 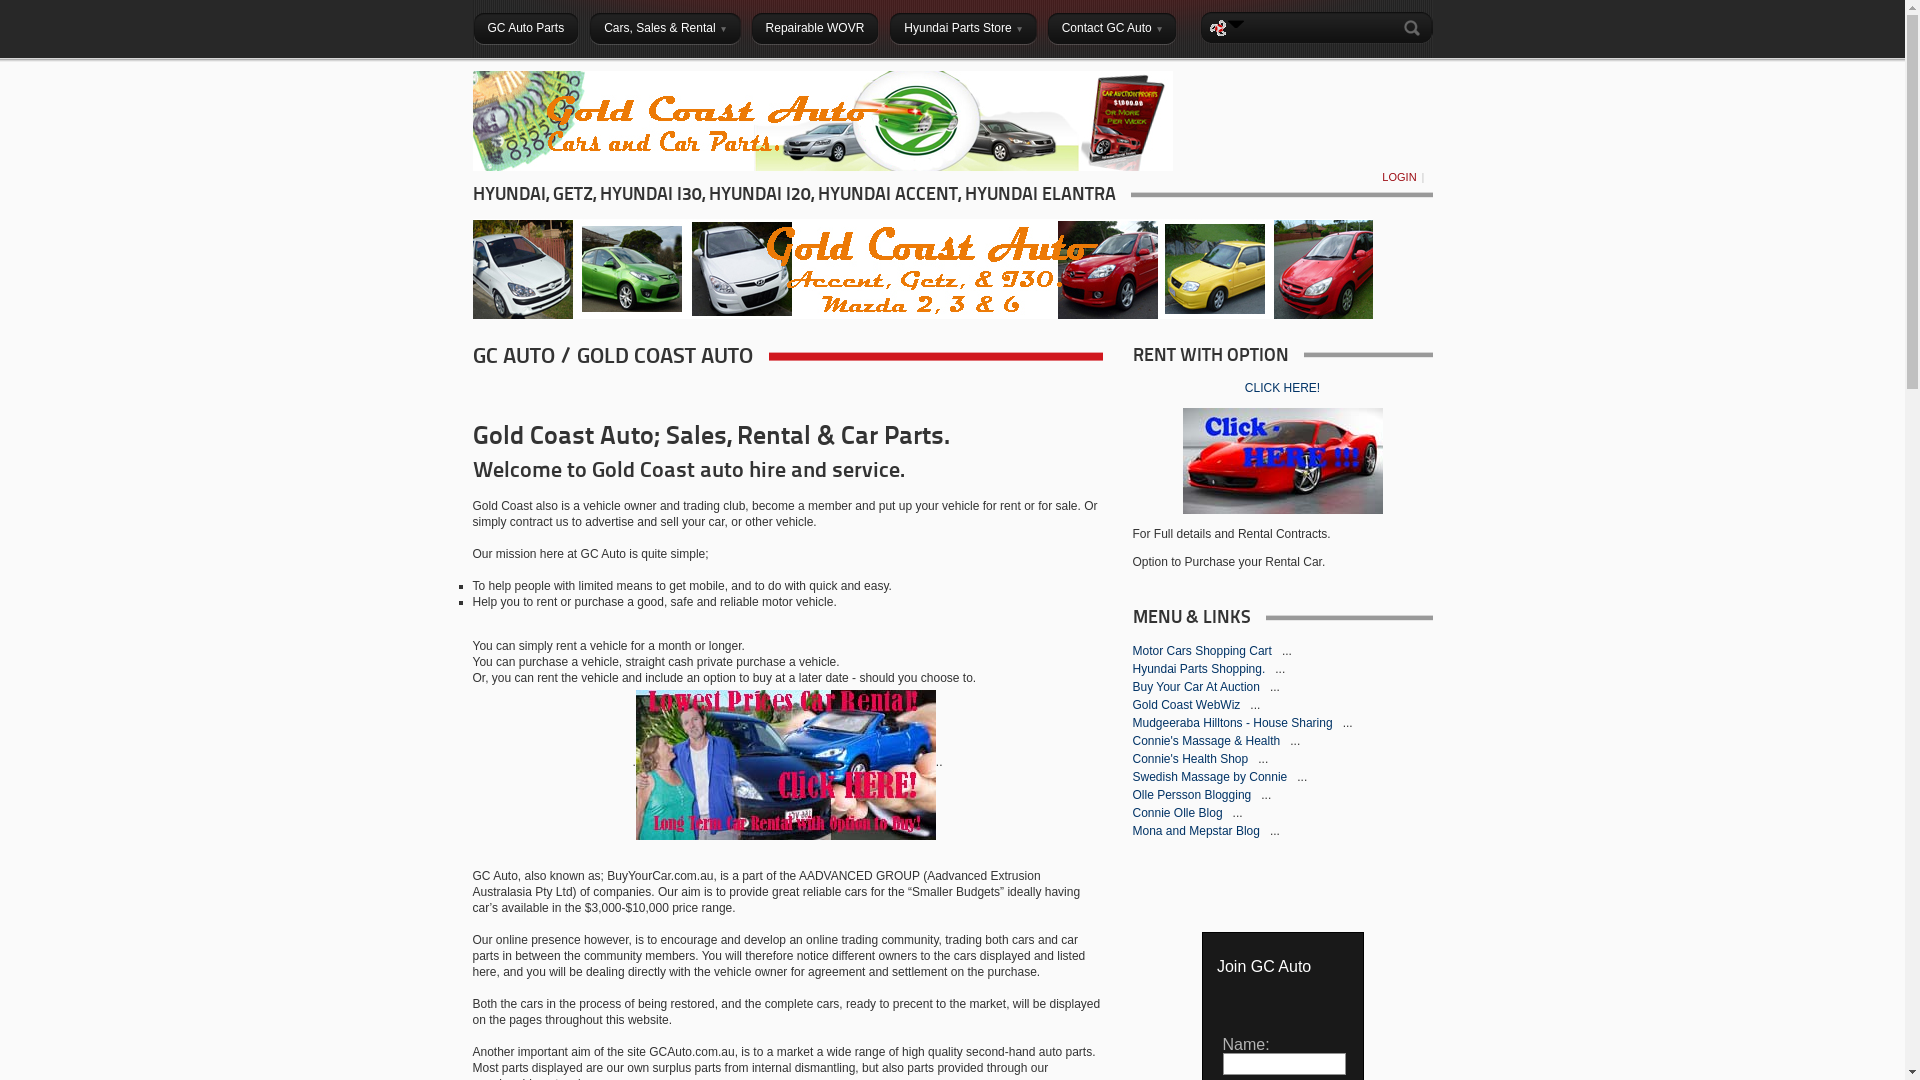 What do you see at coordinates (1286, 651) in the screenshot?
I see `'...'` at bounding box center [1286, 651].